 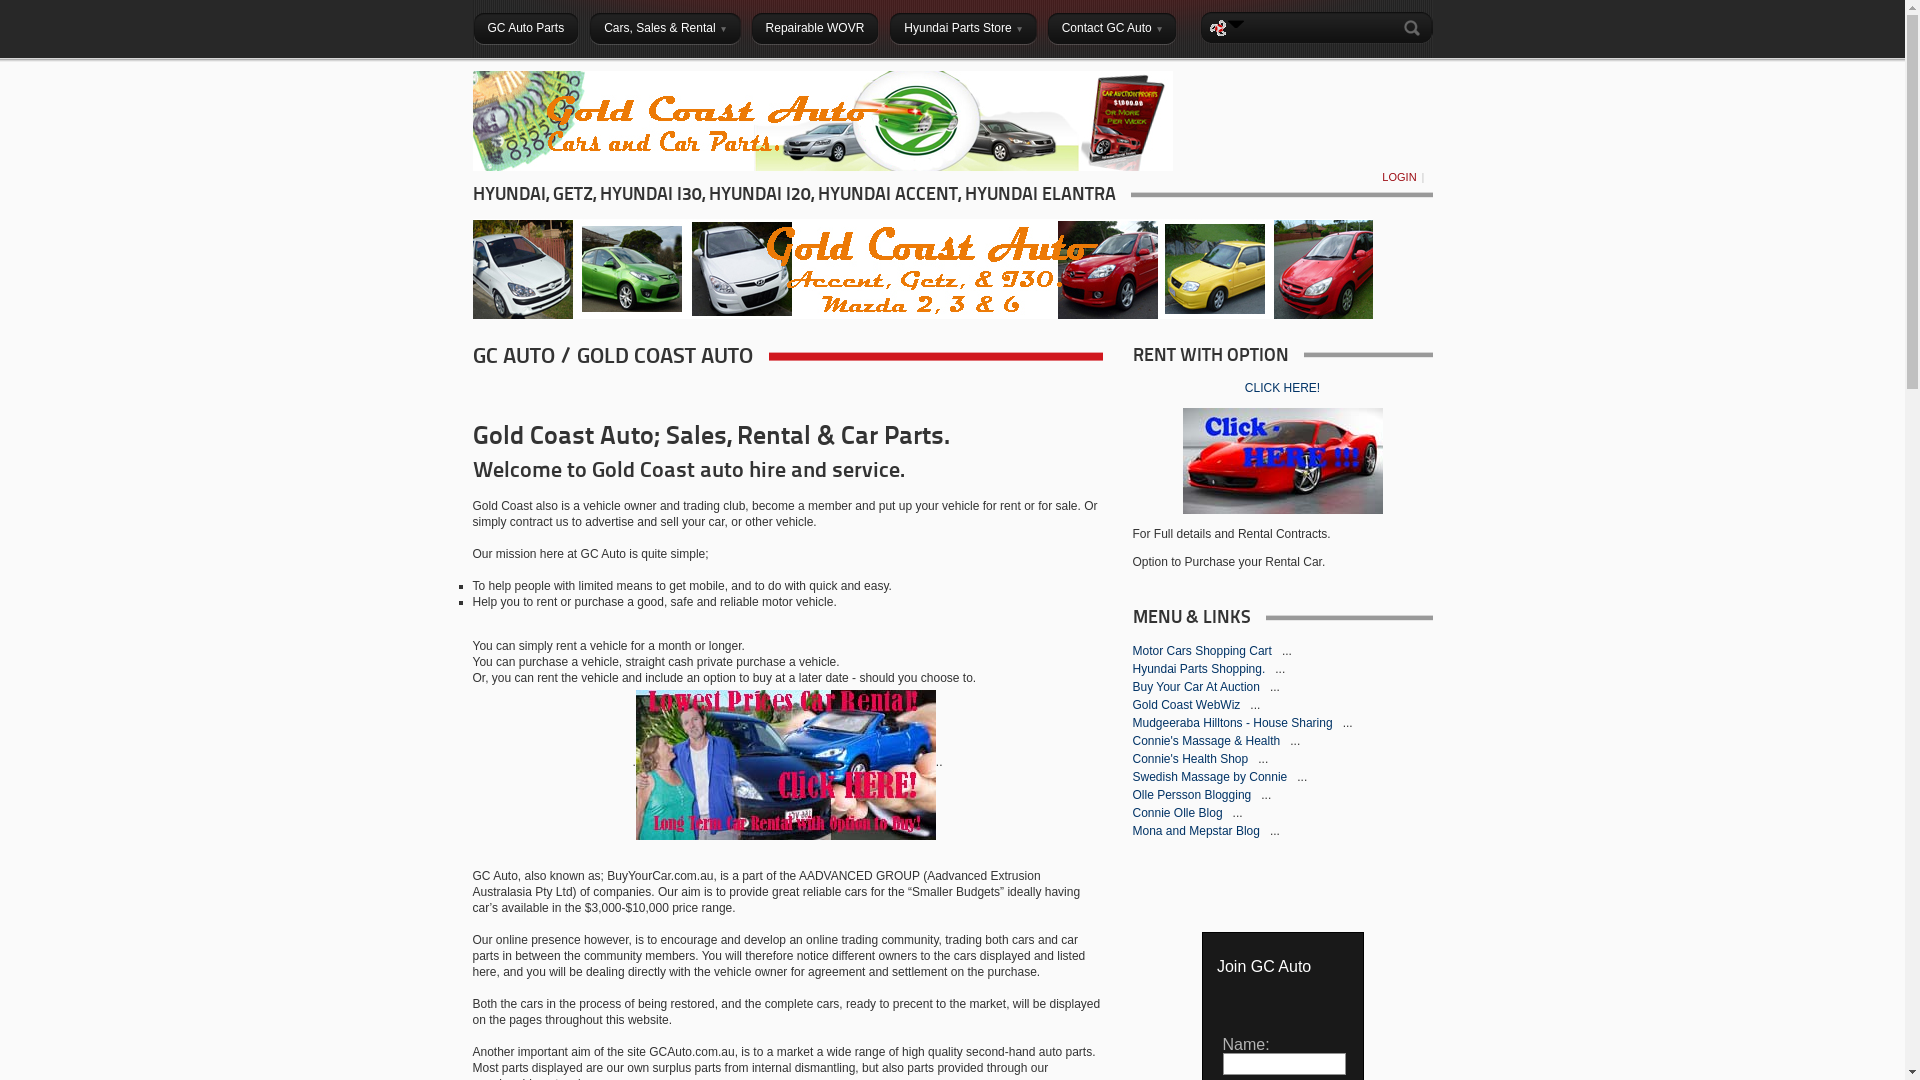 What do you see at coordinates (1286, 651) in the screenshot?
I see `'...'` at bounding box center [1286, 651].